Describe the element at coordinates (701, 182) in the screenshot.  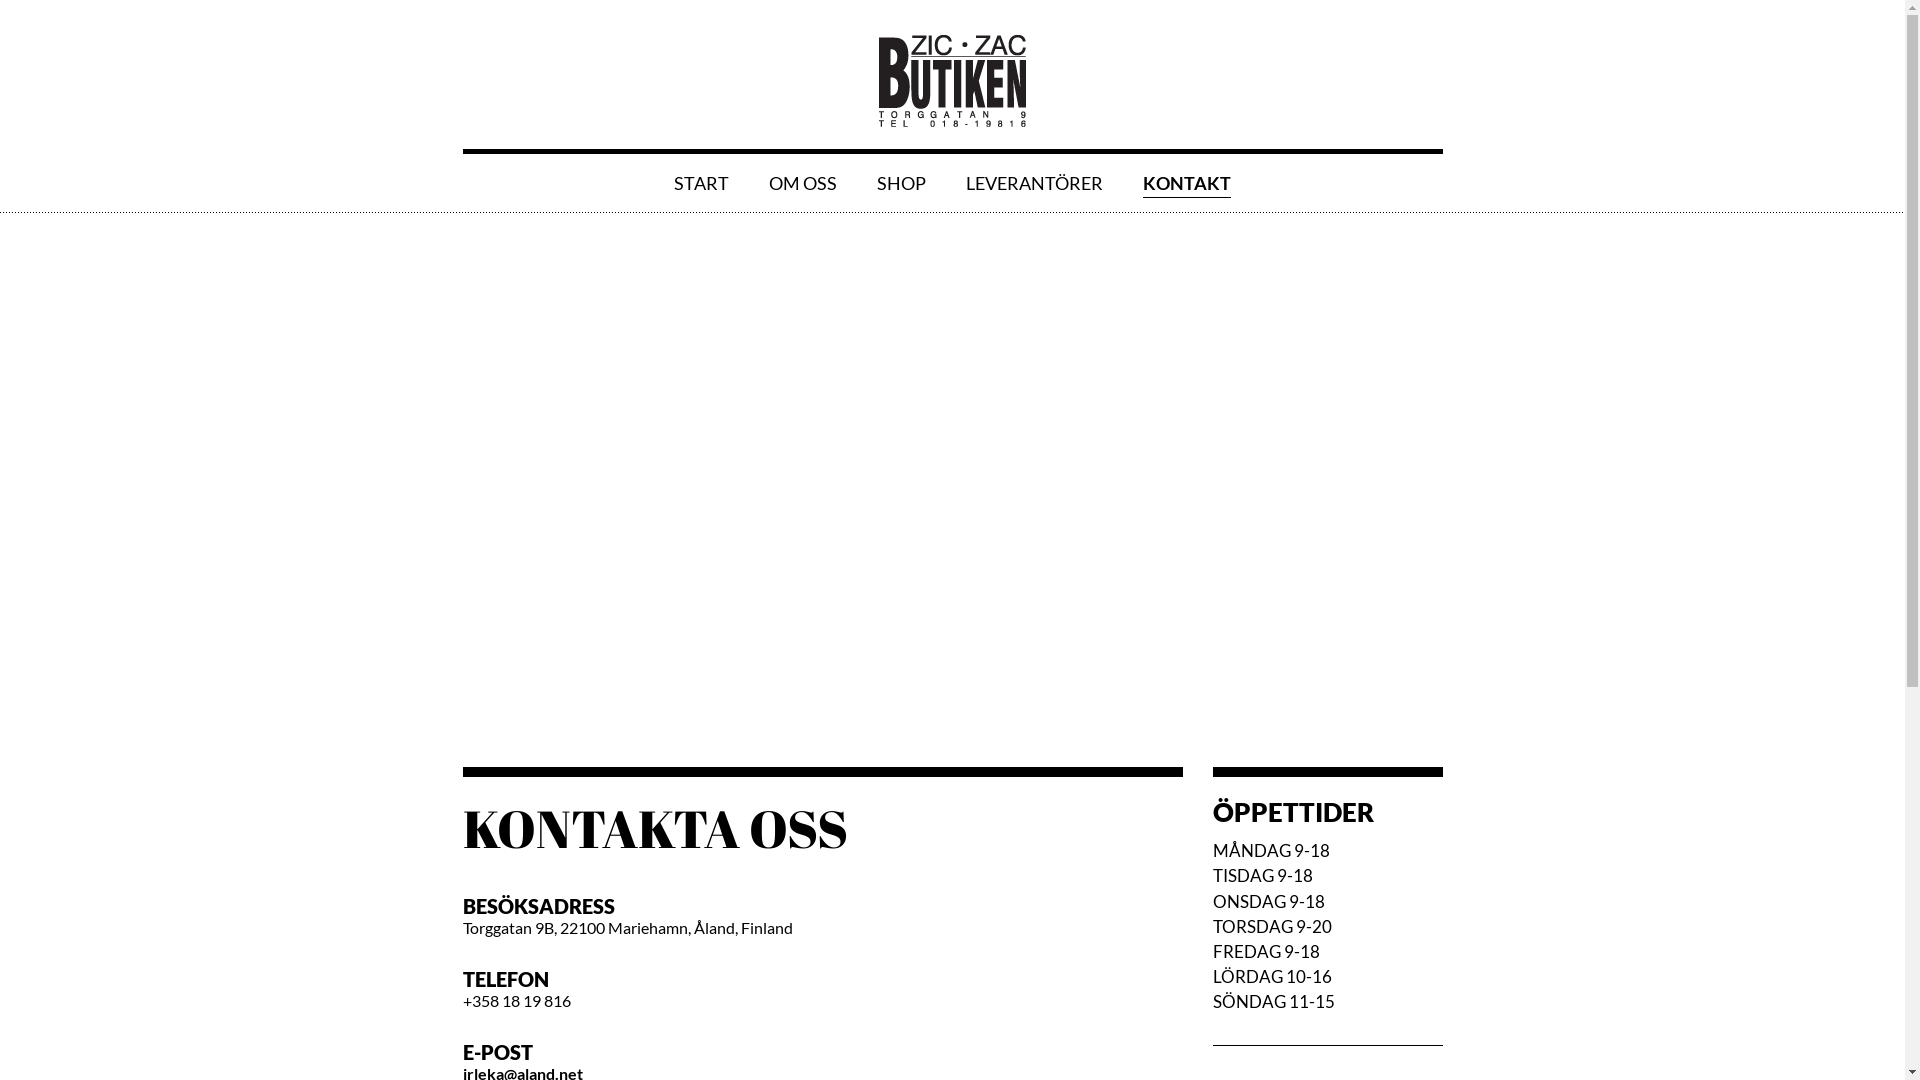
I see `'START'` at that location.